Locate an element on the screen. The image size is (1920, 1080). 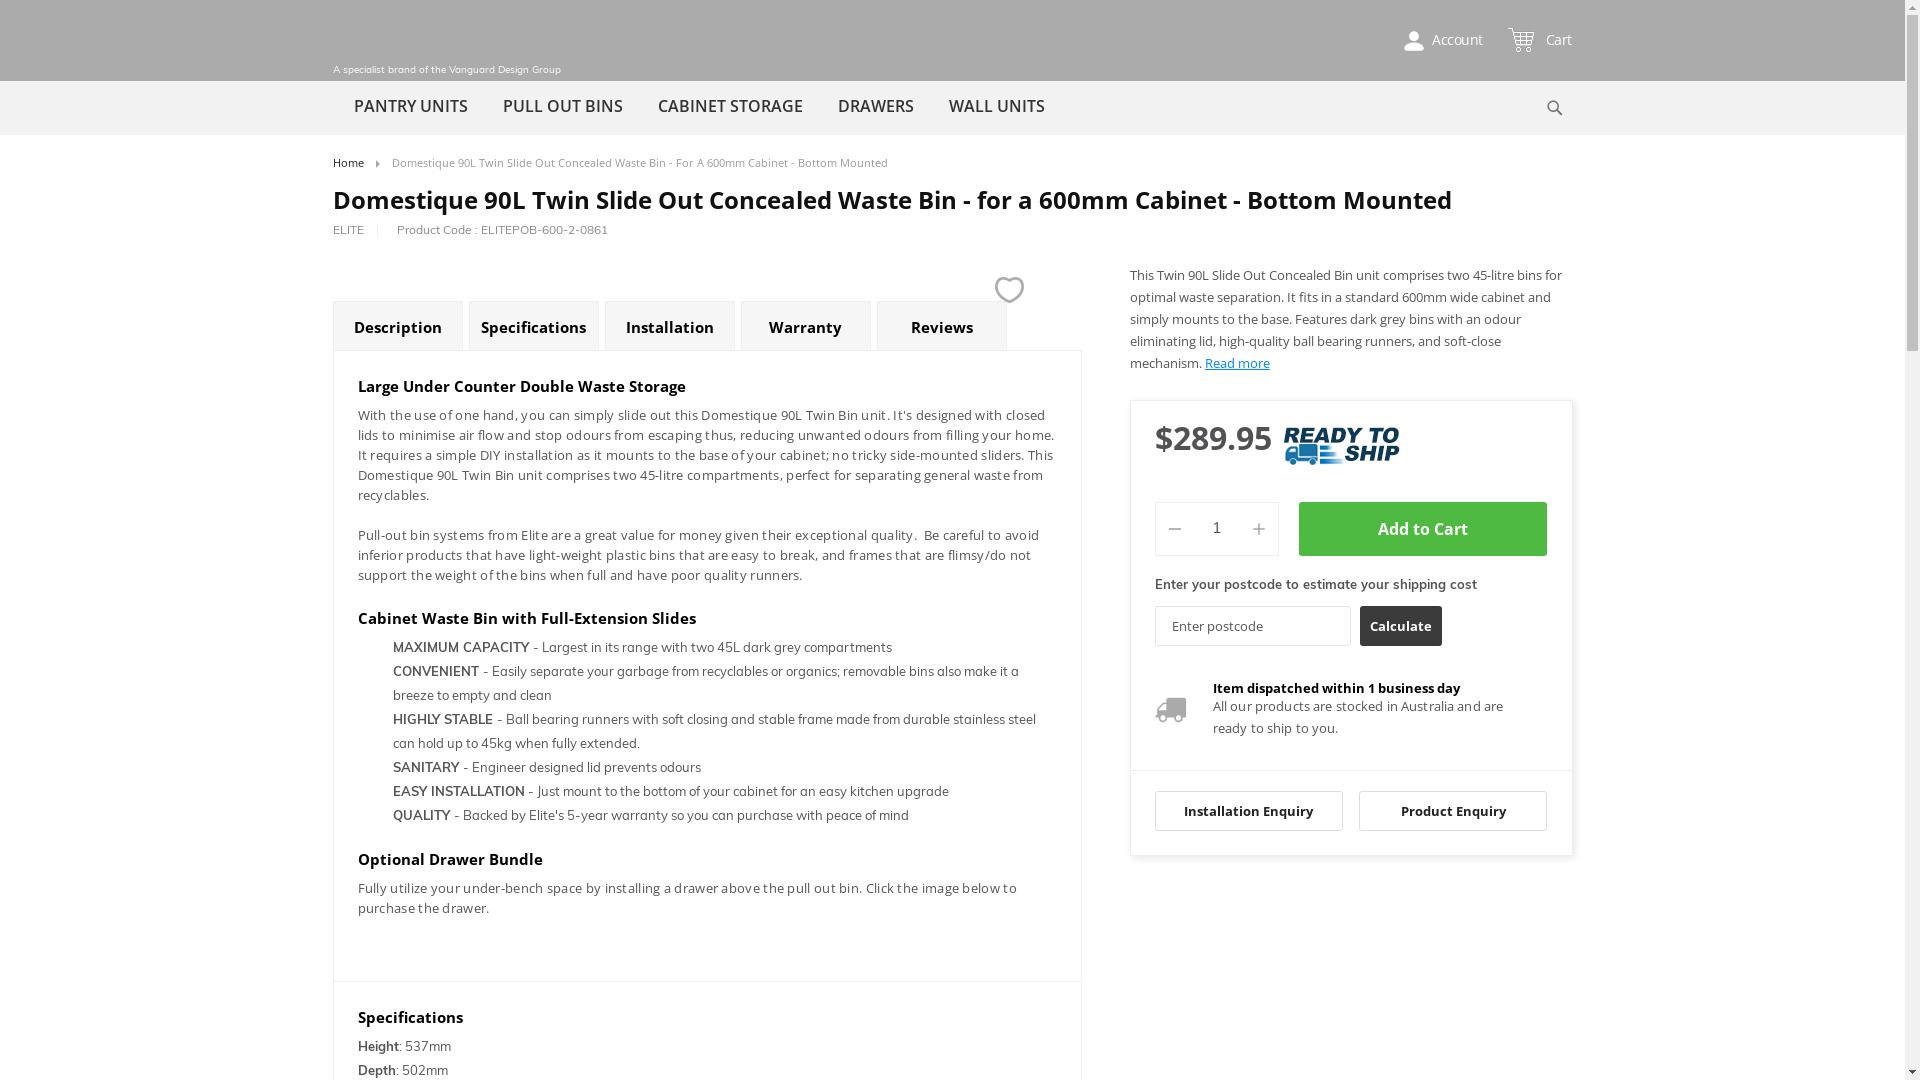
'CABINET STORAGE' is located at coordinates (642, 105).